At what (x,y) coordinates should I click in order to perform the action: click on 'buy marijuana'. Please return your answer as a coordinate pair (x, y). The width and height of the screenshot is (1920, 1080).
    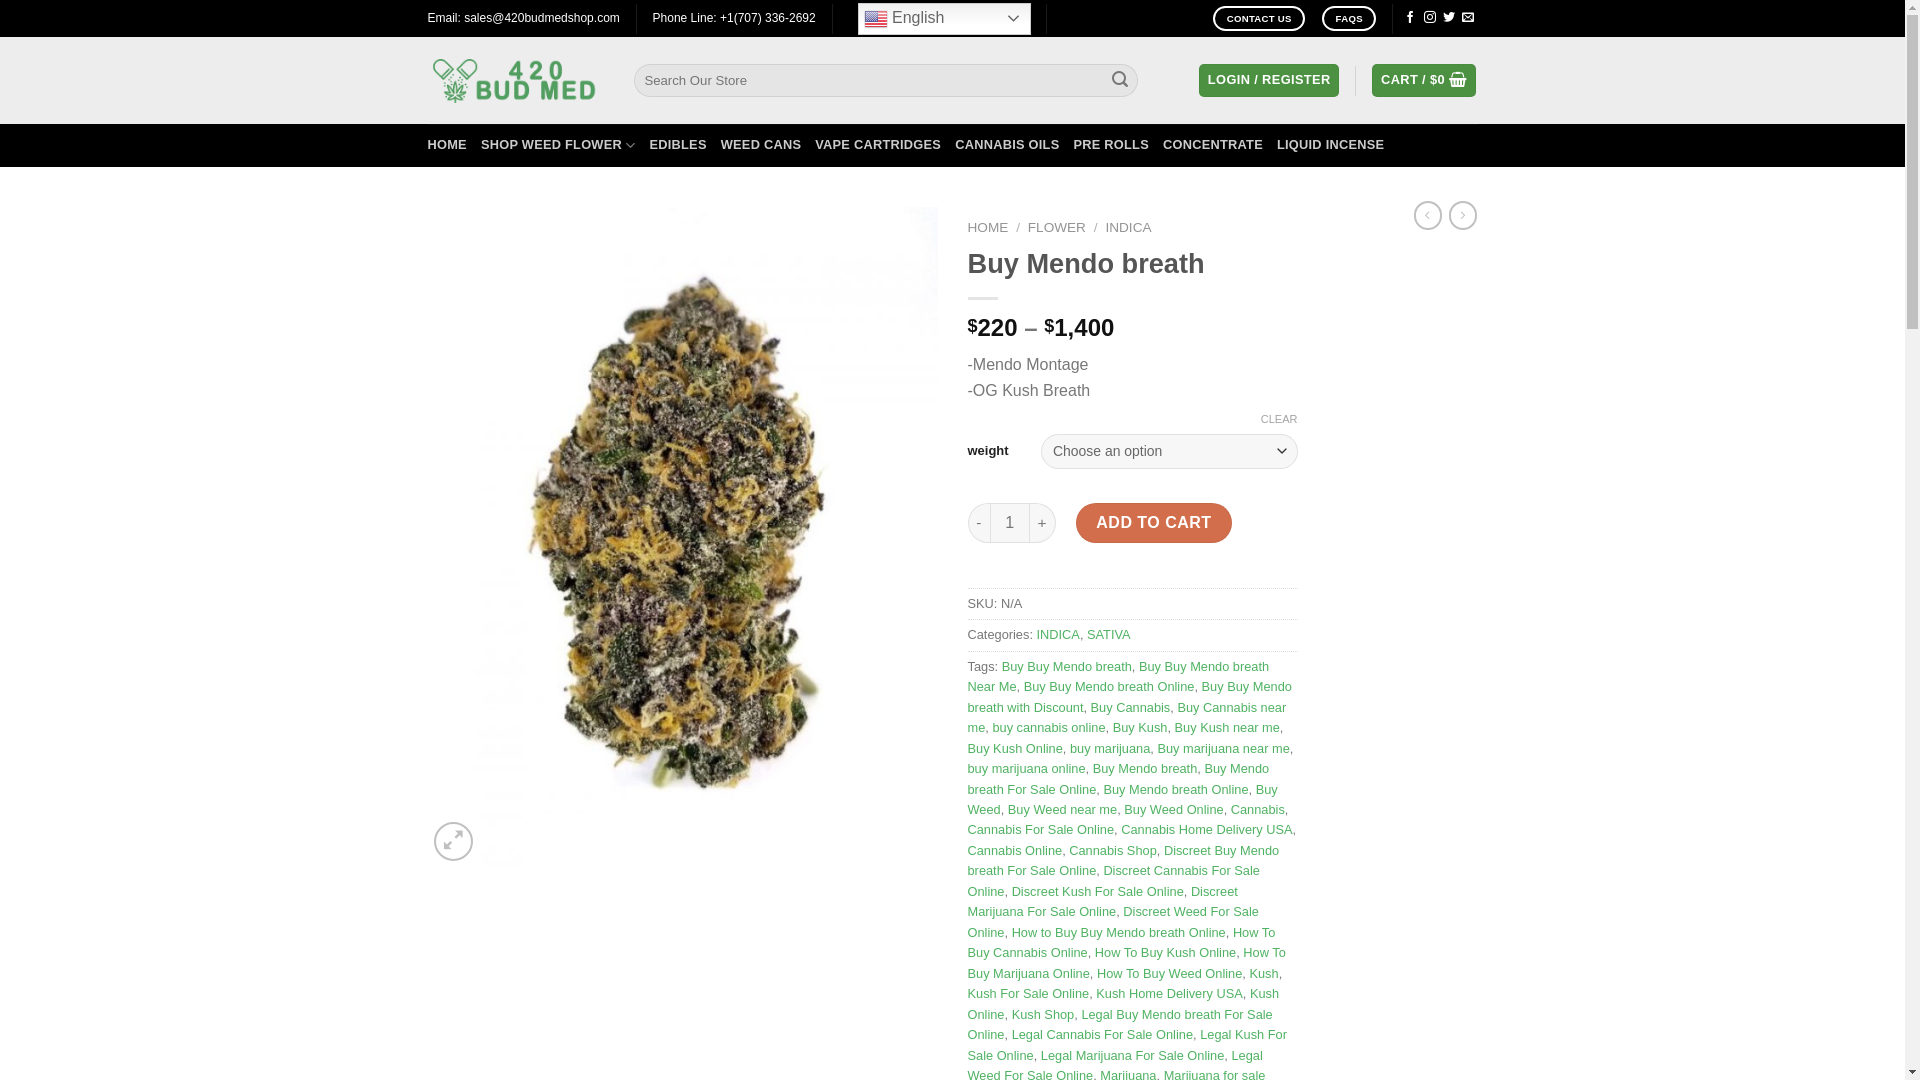
    Looking at the image, I should click on (1108, 748).